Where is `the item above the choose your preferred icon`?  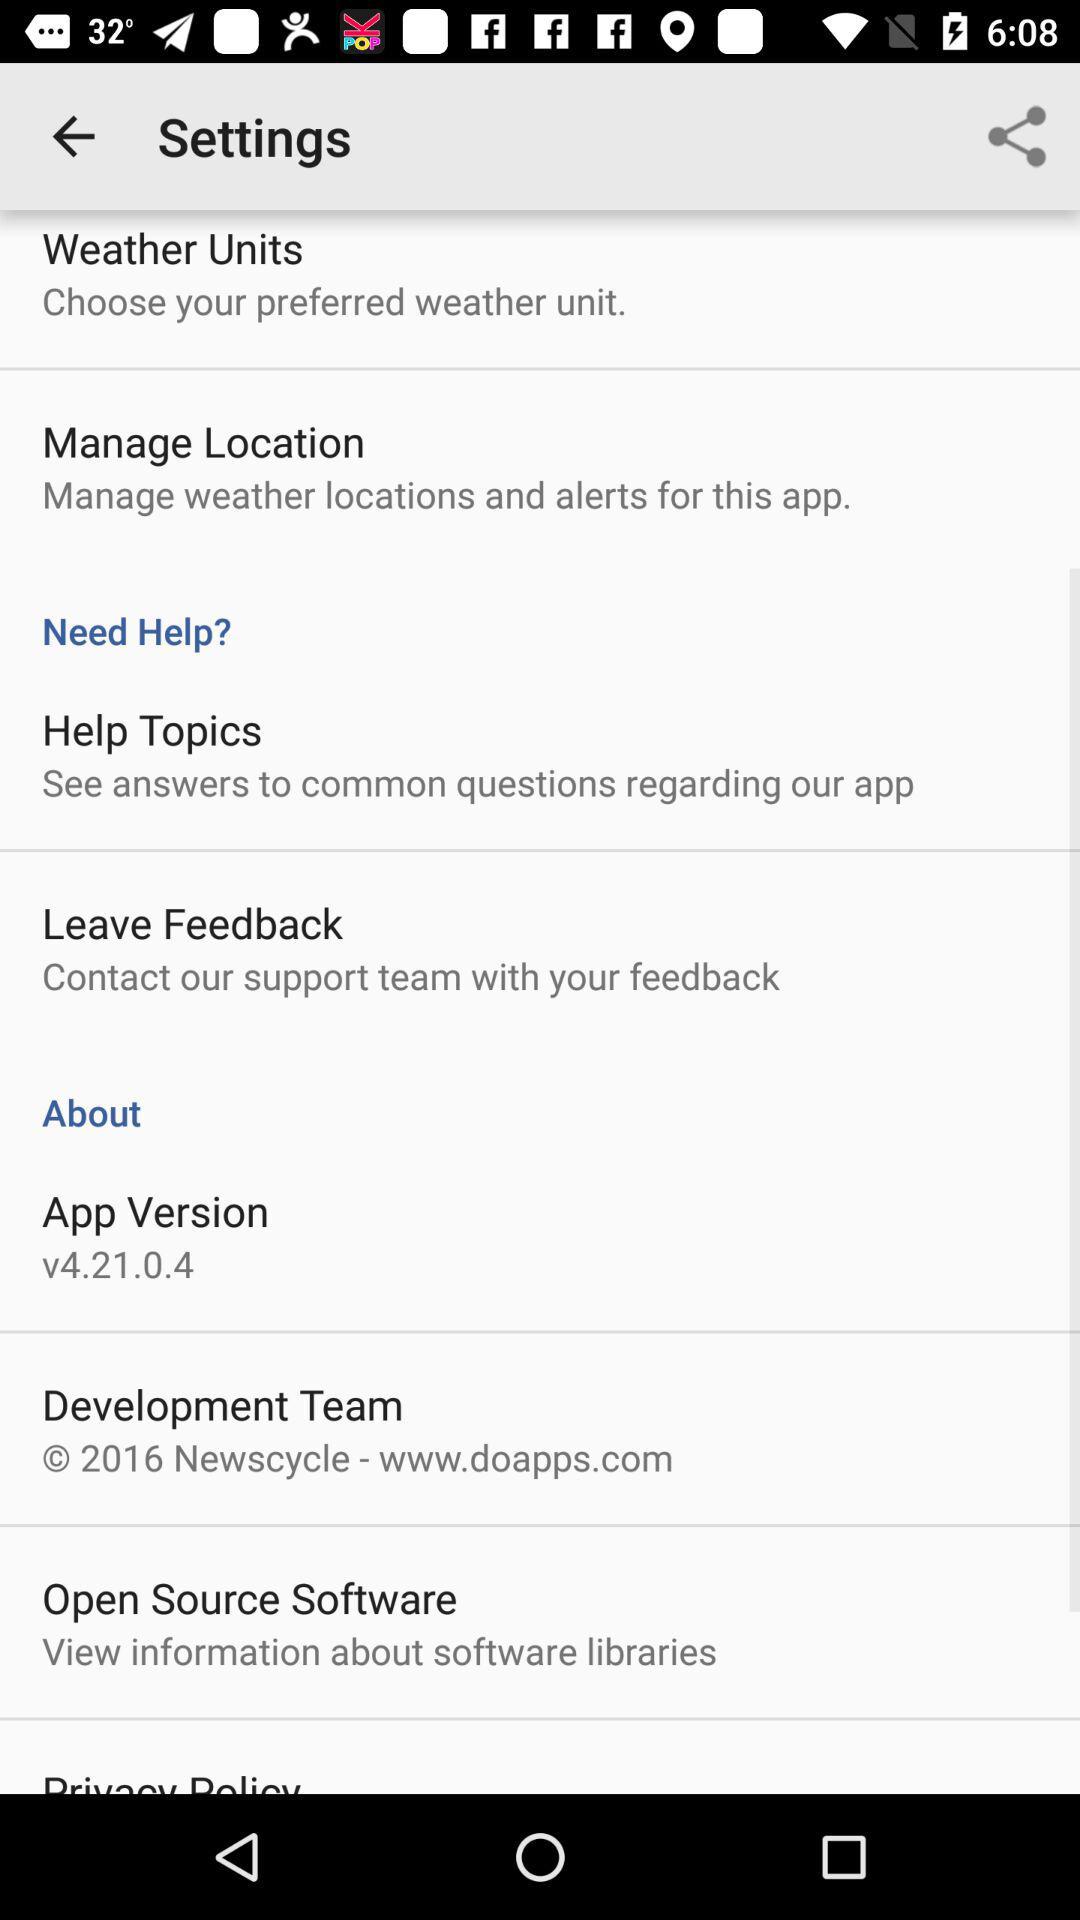
the item above the choose your preferred icon is located at coordinates (171, 246).